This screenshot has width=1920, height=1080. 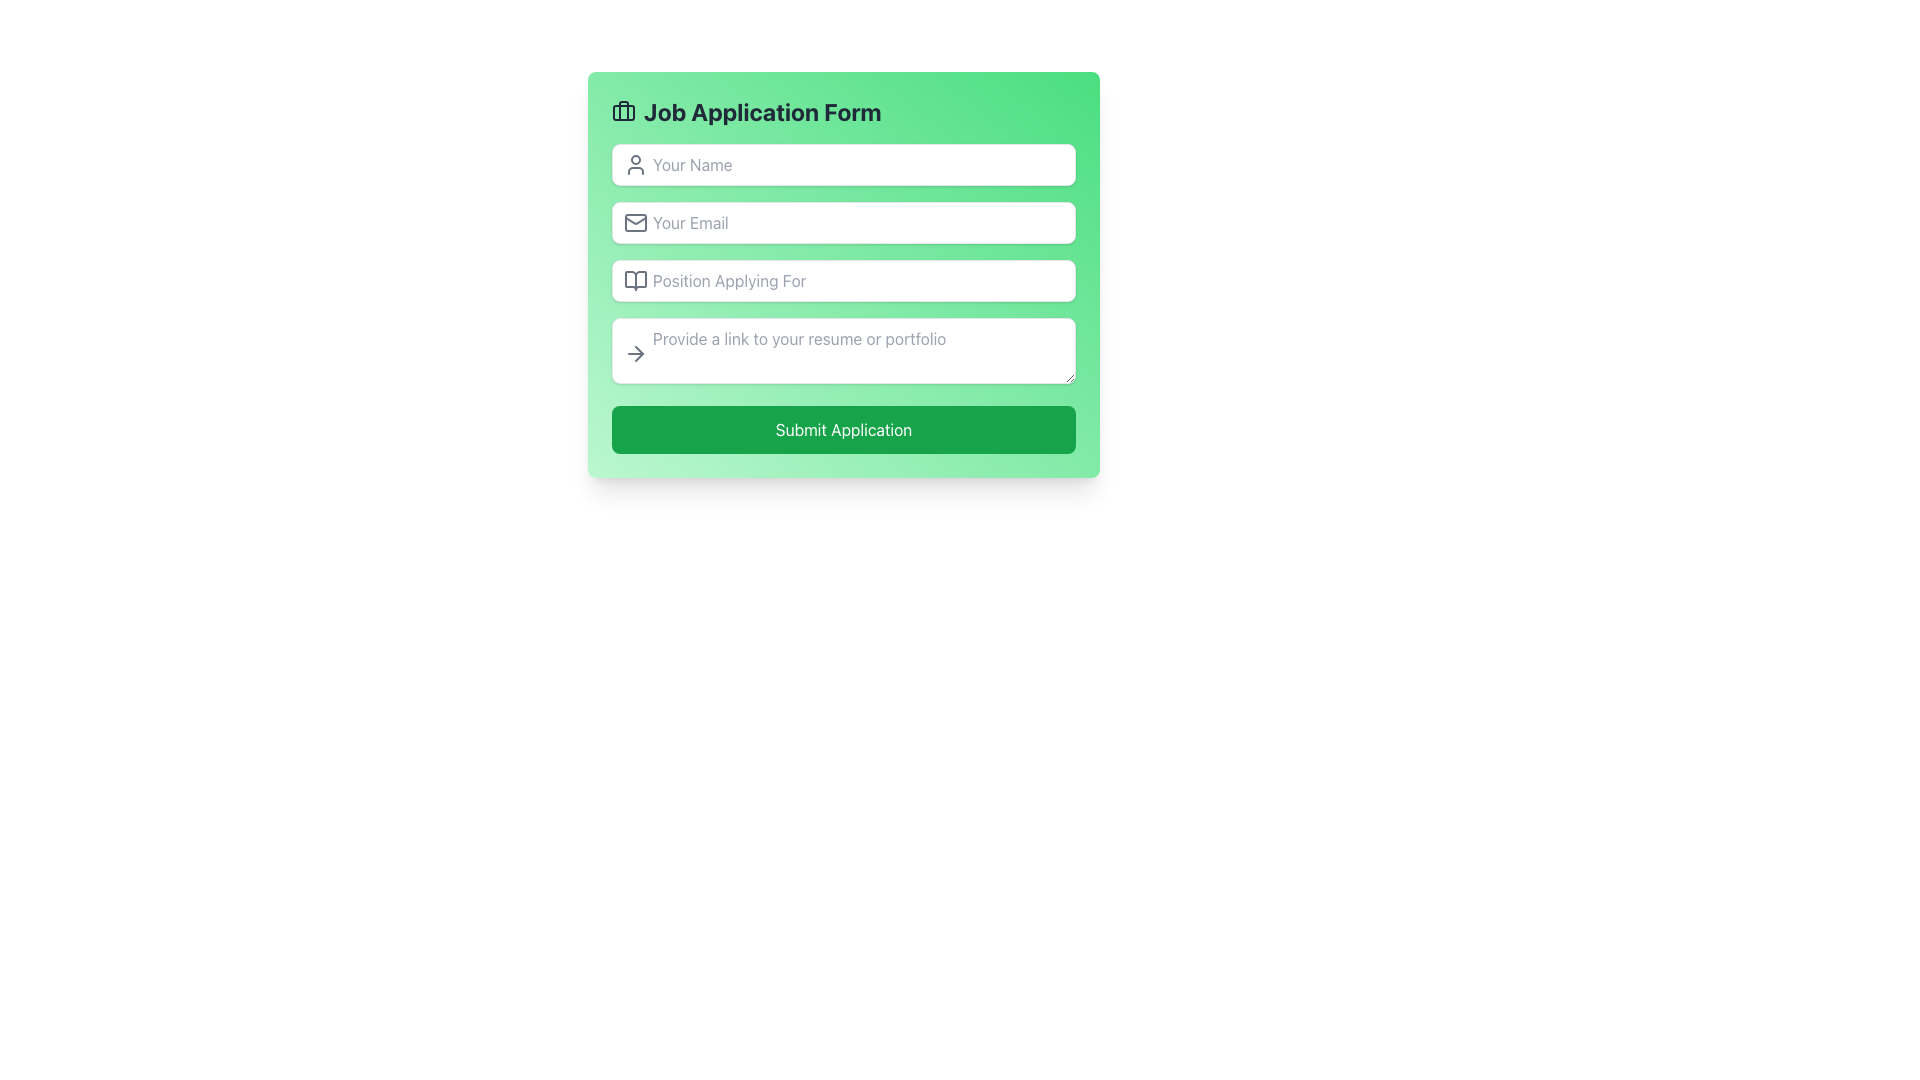 I want to click on the icon that resembles a briefcase, located to the immediate left of the text 'Job Application Form' in the header section of the form interface, so click(x=623, y=111).